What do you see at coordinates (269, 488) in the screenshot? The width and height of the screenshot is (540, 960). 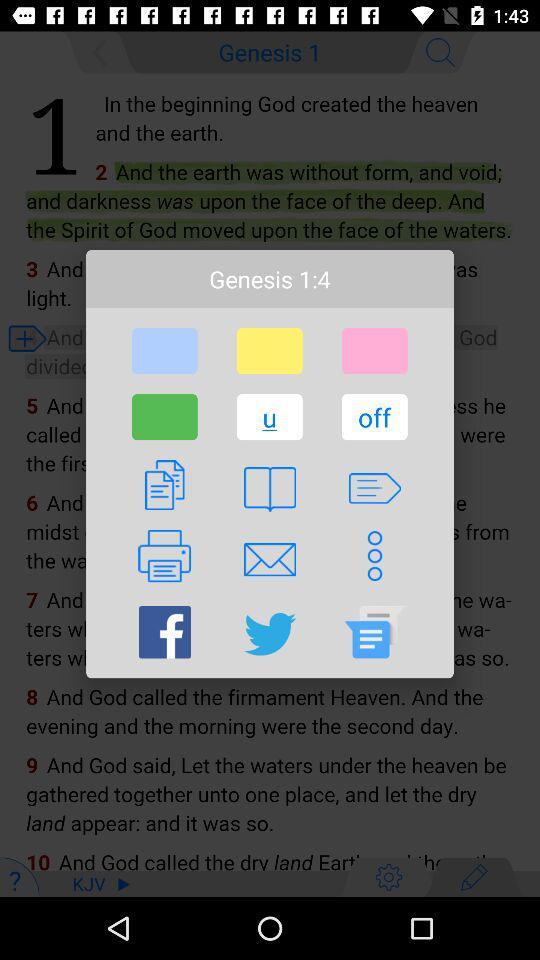 I see `the button below the u item` at bounding box center [269, 488].